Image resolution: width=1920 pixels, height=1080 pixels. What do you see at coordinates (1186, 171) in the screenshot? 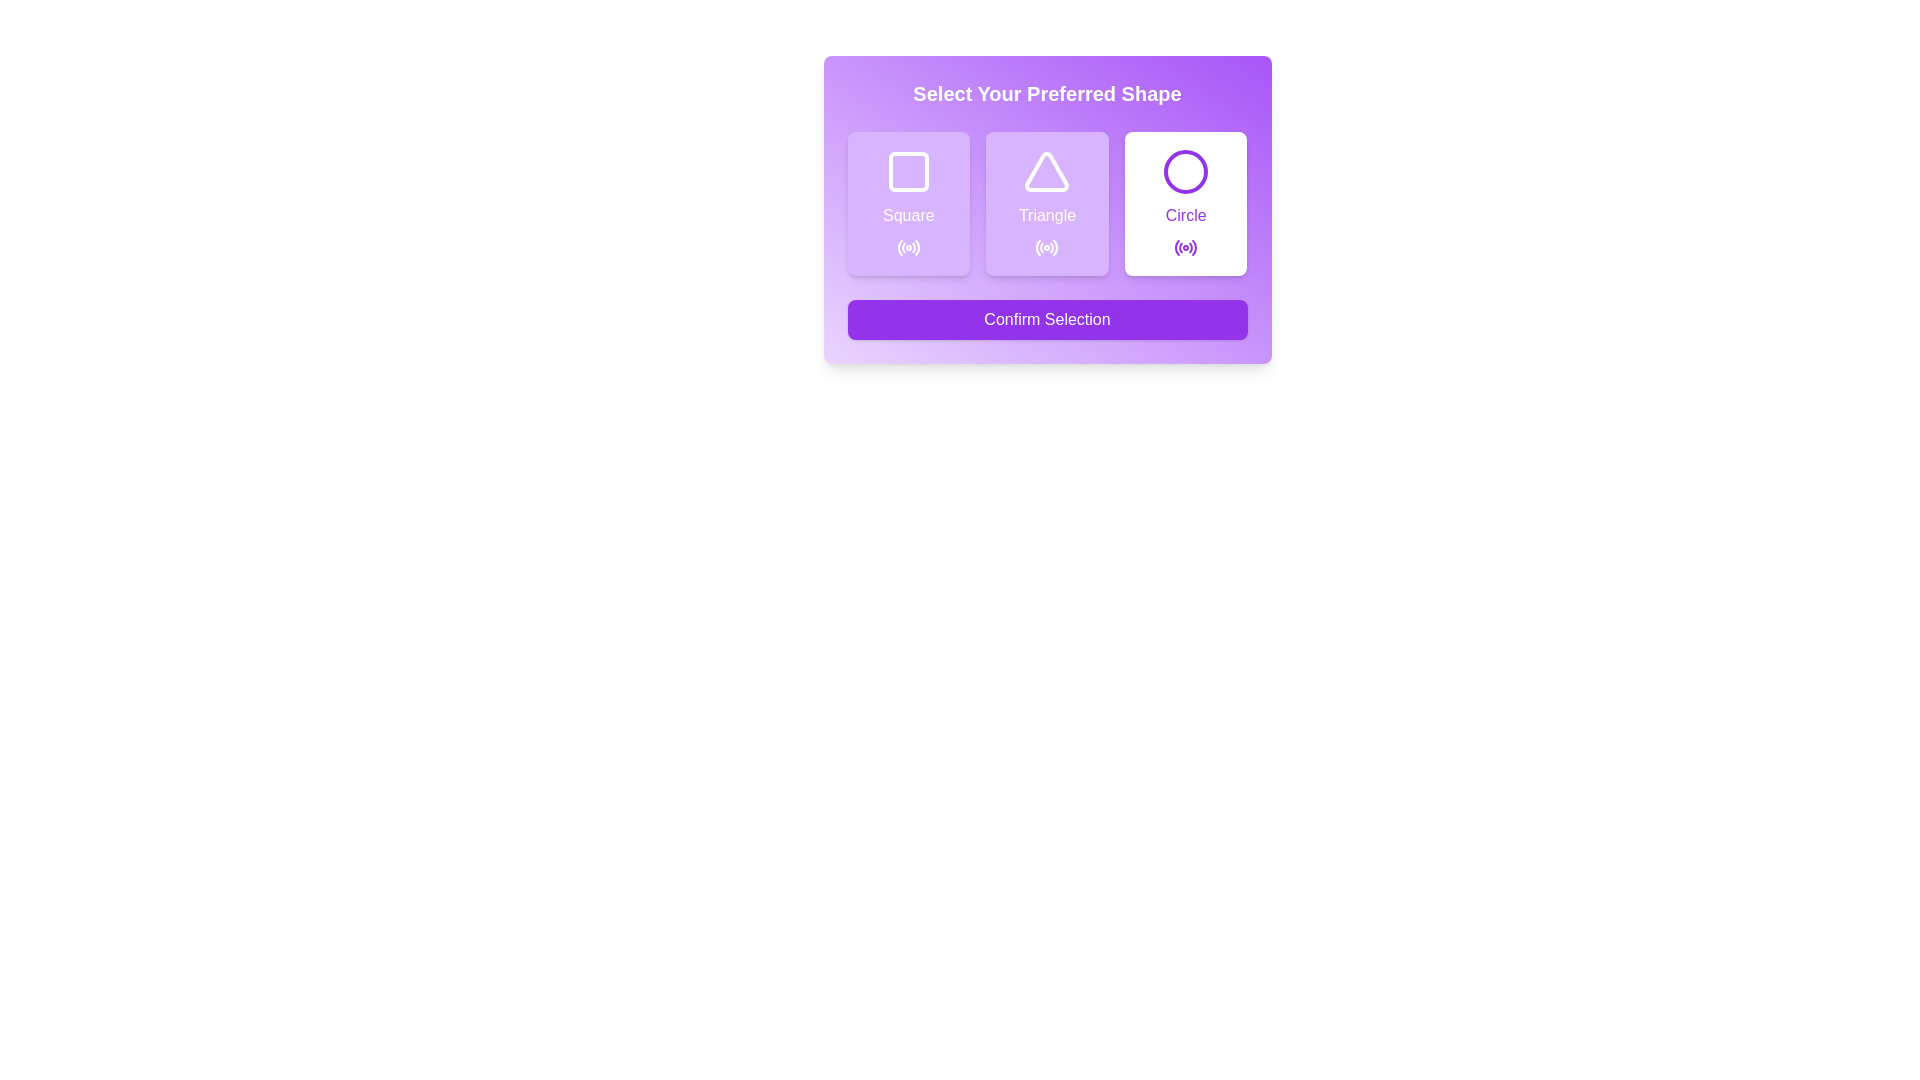
I see `the 'Circle' icon in the selection interface by navigating to its center point` at bounding box center [1186, 171].